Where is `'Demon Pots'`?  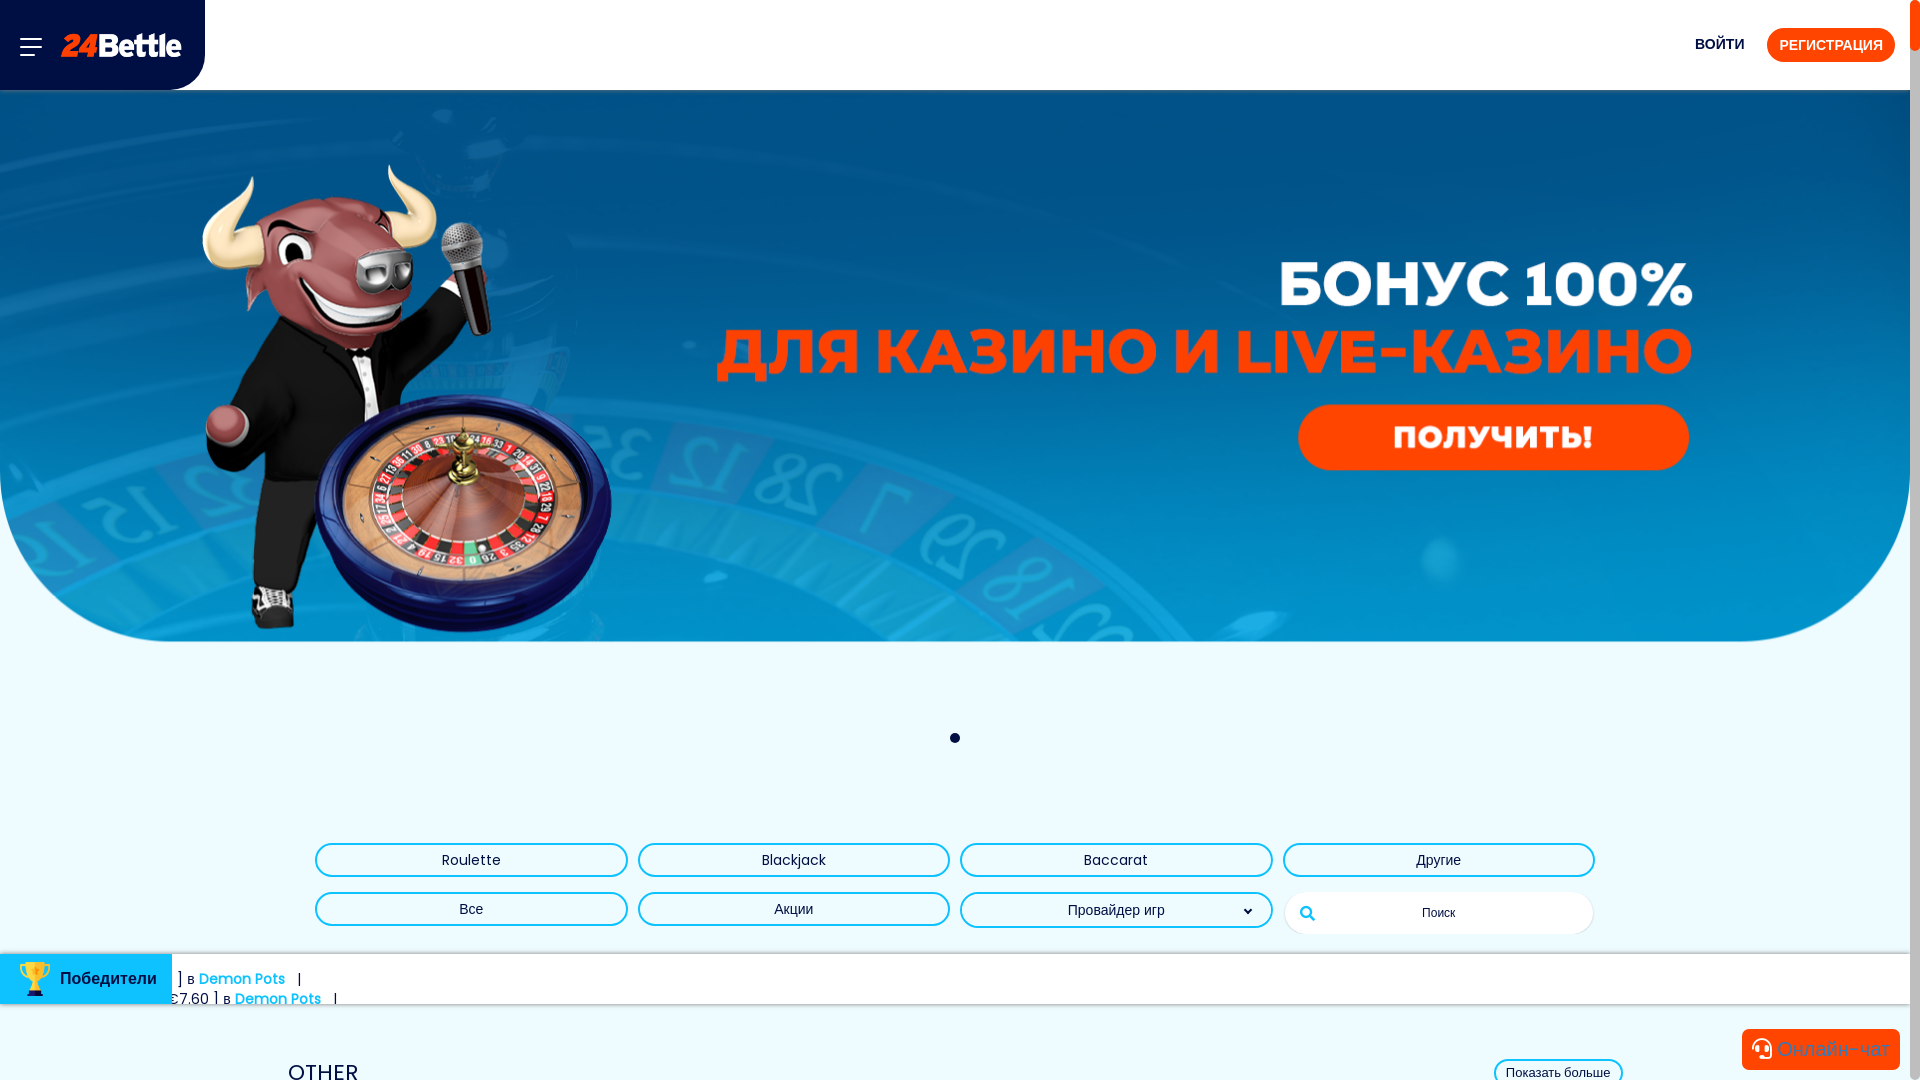 'Demon Pots' is located at coordinates (277, 998).